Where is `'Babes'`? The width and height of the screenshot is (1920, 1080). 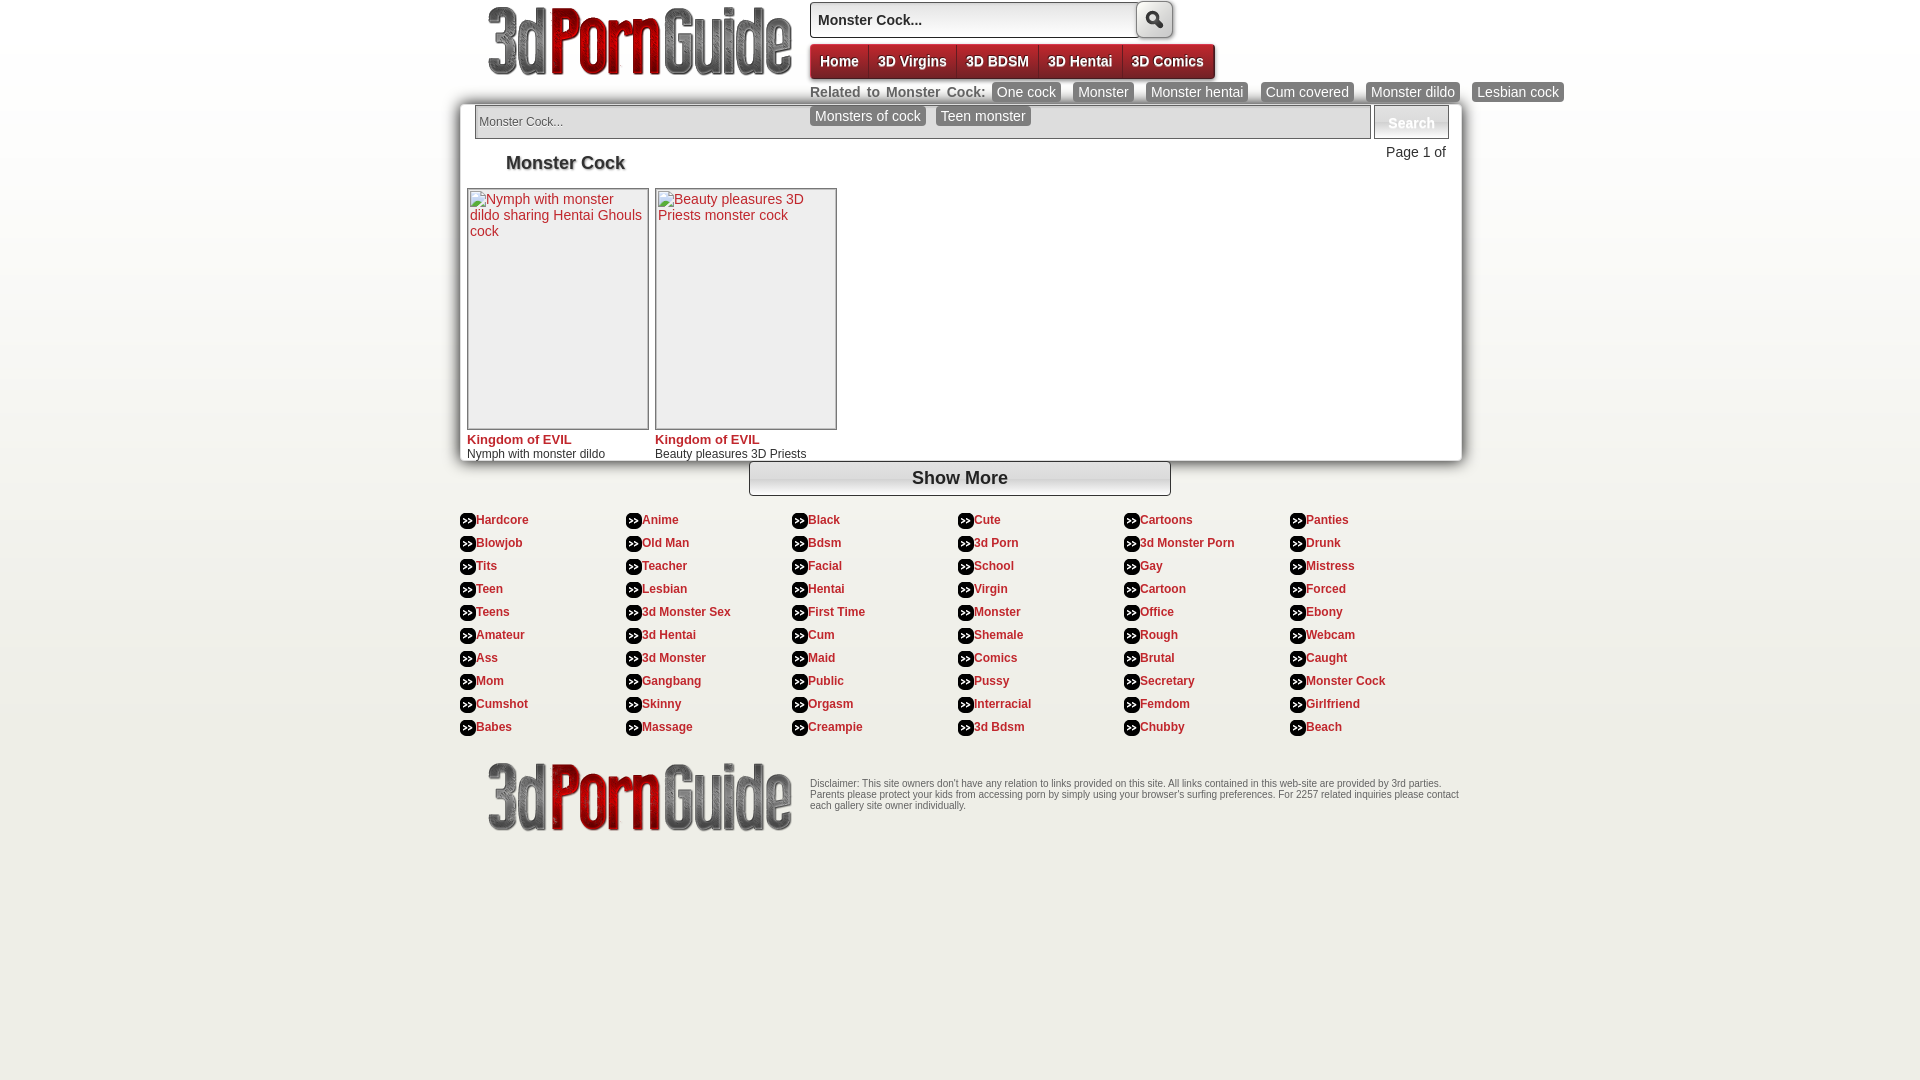 'Babes' is located at coordinates (494, 726).